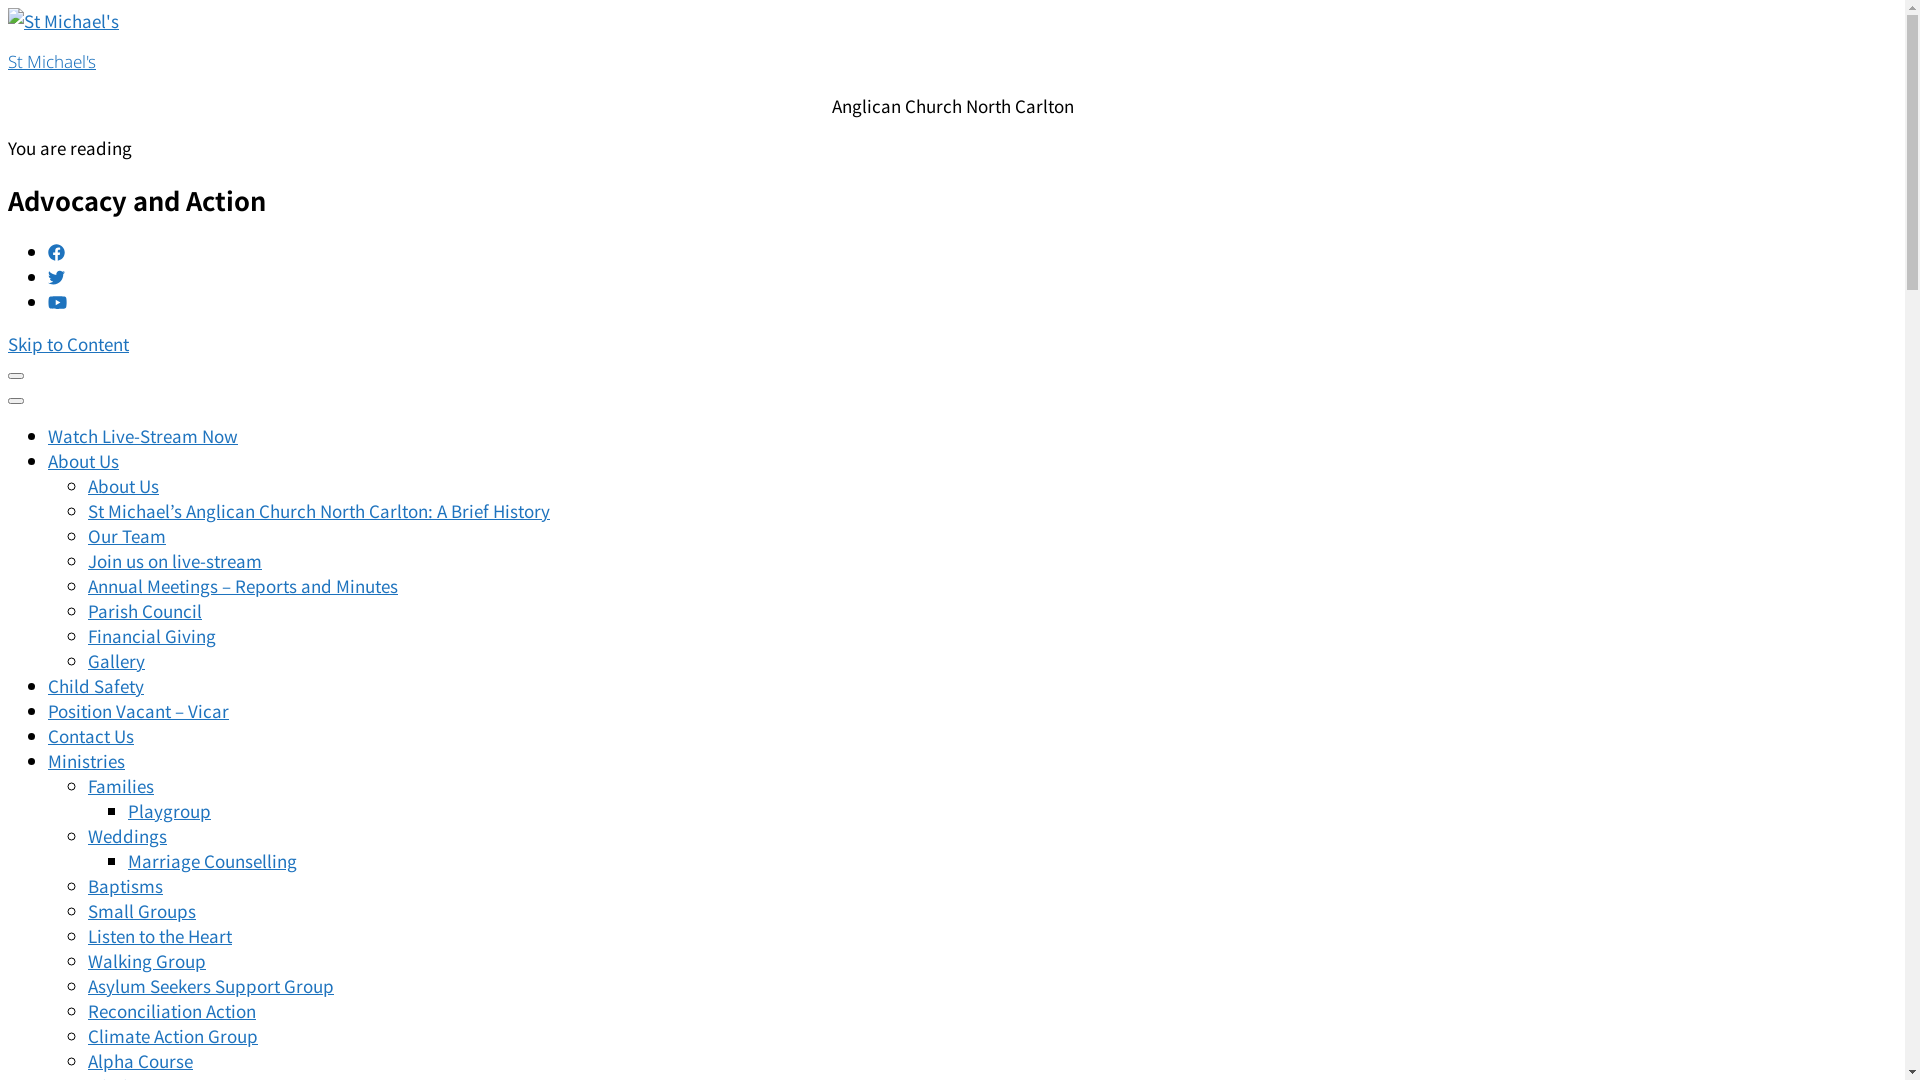 The width and height of the screenshot is (1920, 1080). Describe the element at coordinates (125, 534) in the screenshot. I see `'Our Team'` at that location.